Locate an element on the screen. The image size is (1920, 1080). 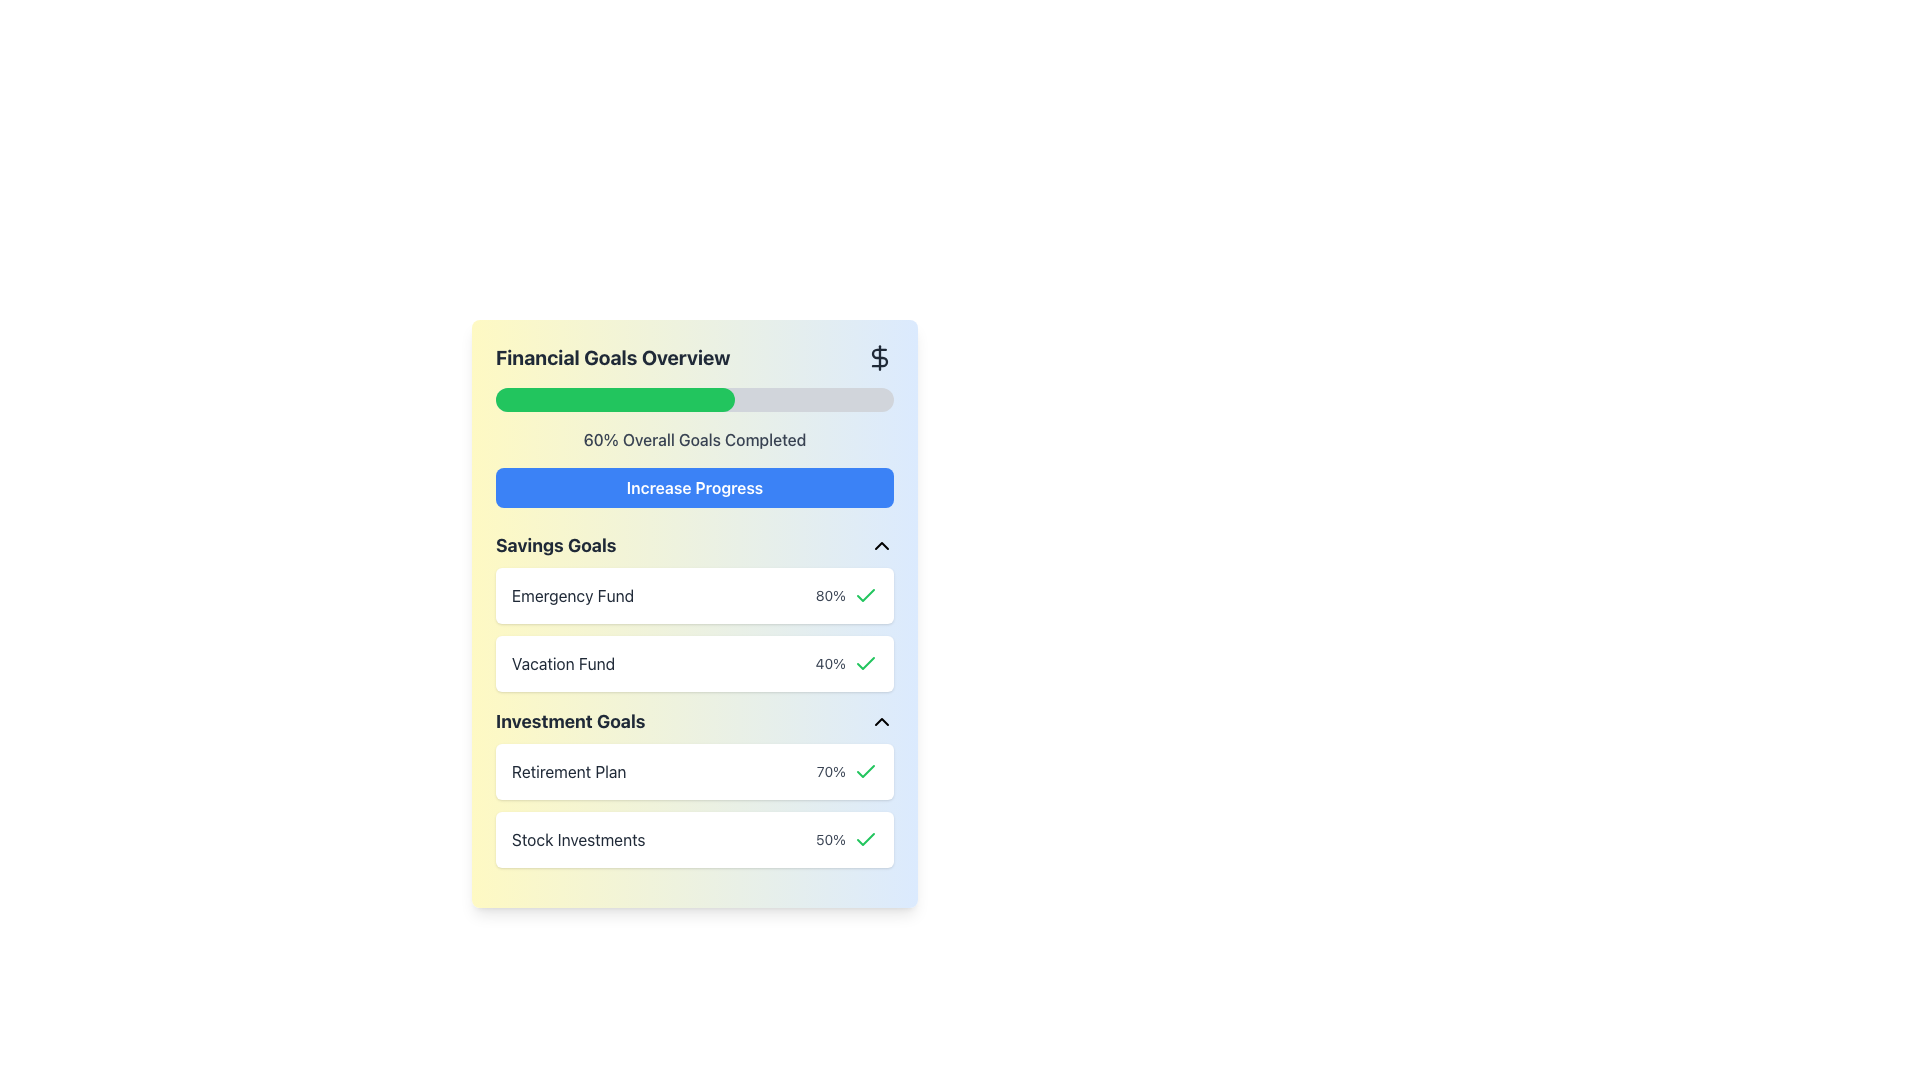
the static label that displays the completion or progress percentage for the 'Retirement Plan' task in the 'Investment Goals' section, located to the right of the corresponding row and before the green checkmark icon is located at coordinates (831, 770).